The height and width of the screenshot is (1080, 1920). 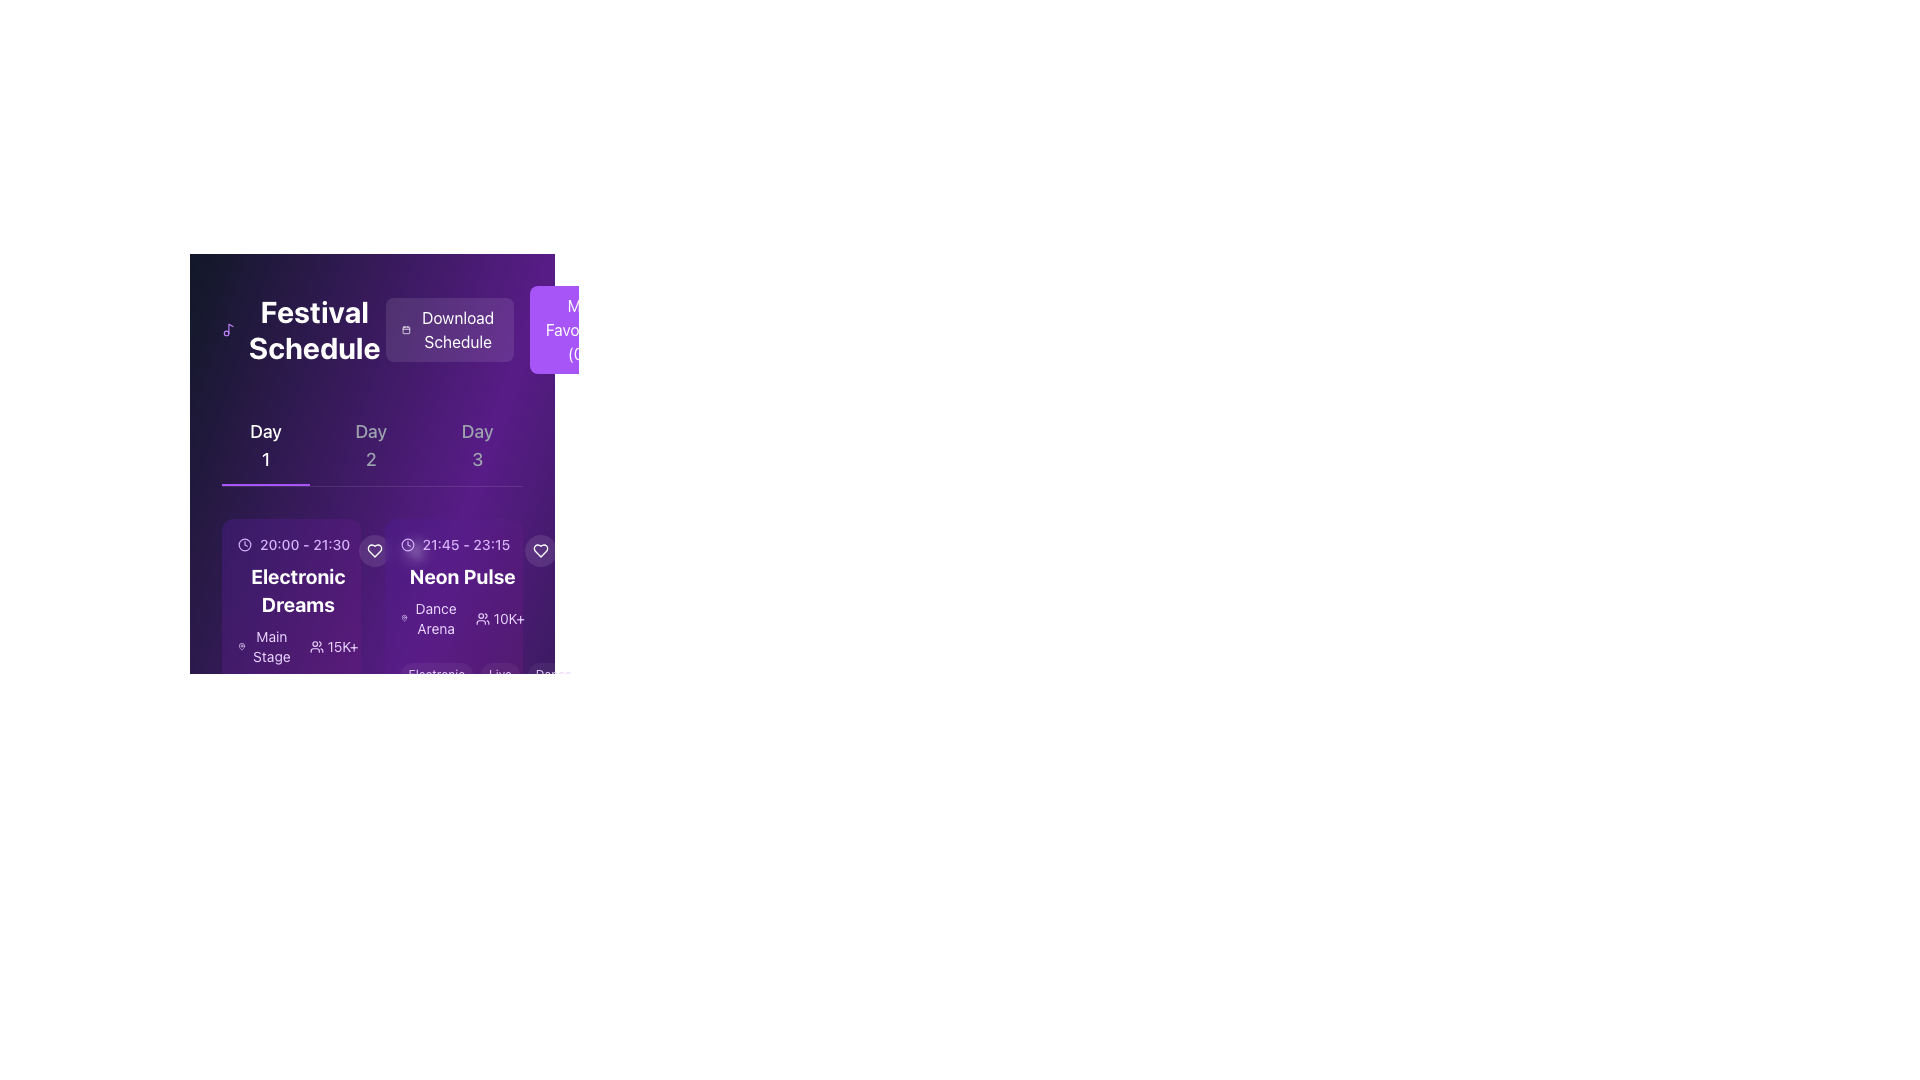 What do you see at coordinates (374, 551) in the screenshot?
I see `the heart-shaped icon used for favoriting the 'Electronic Dreams' event to mark it as favorite` at bounding box center [374, 551].